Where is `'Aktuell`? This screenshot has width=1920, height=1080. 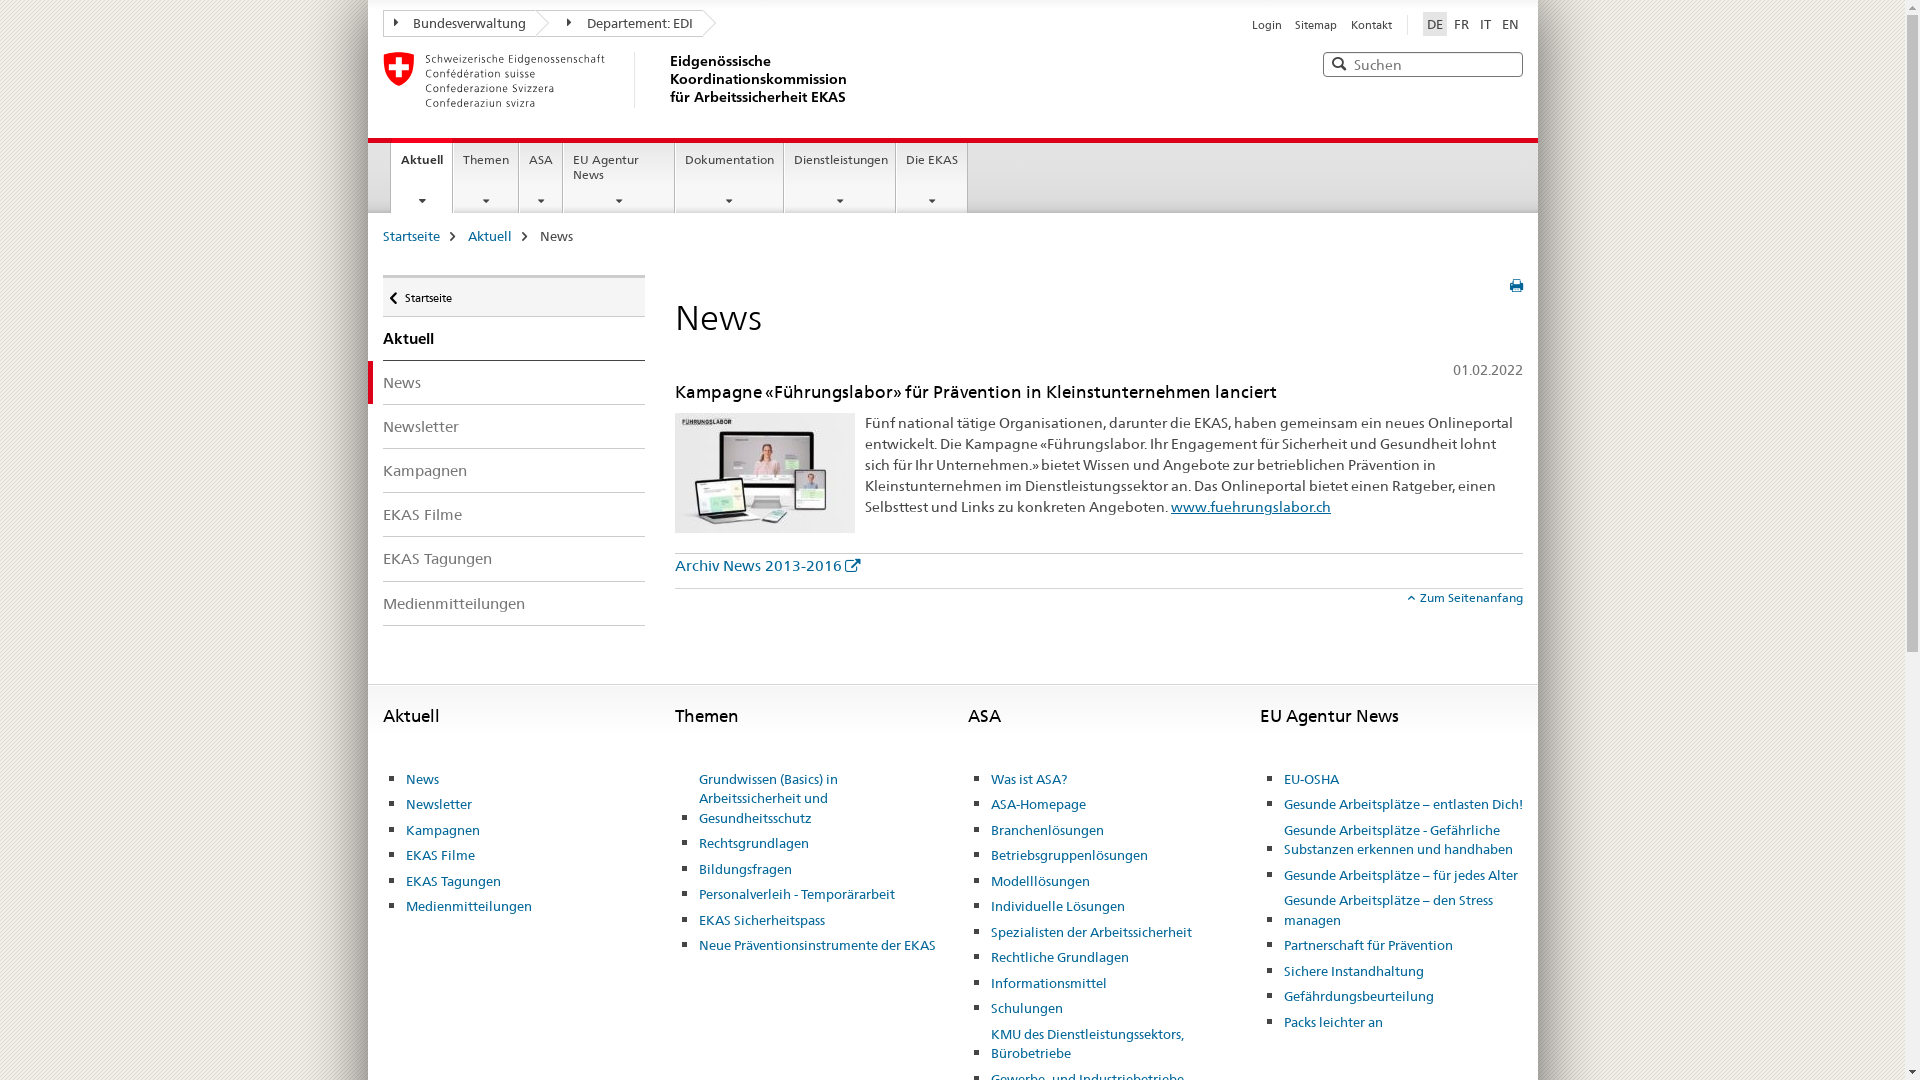
'Aktuell is located at coordinates (421, 174).